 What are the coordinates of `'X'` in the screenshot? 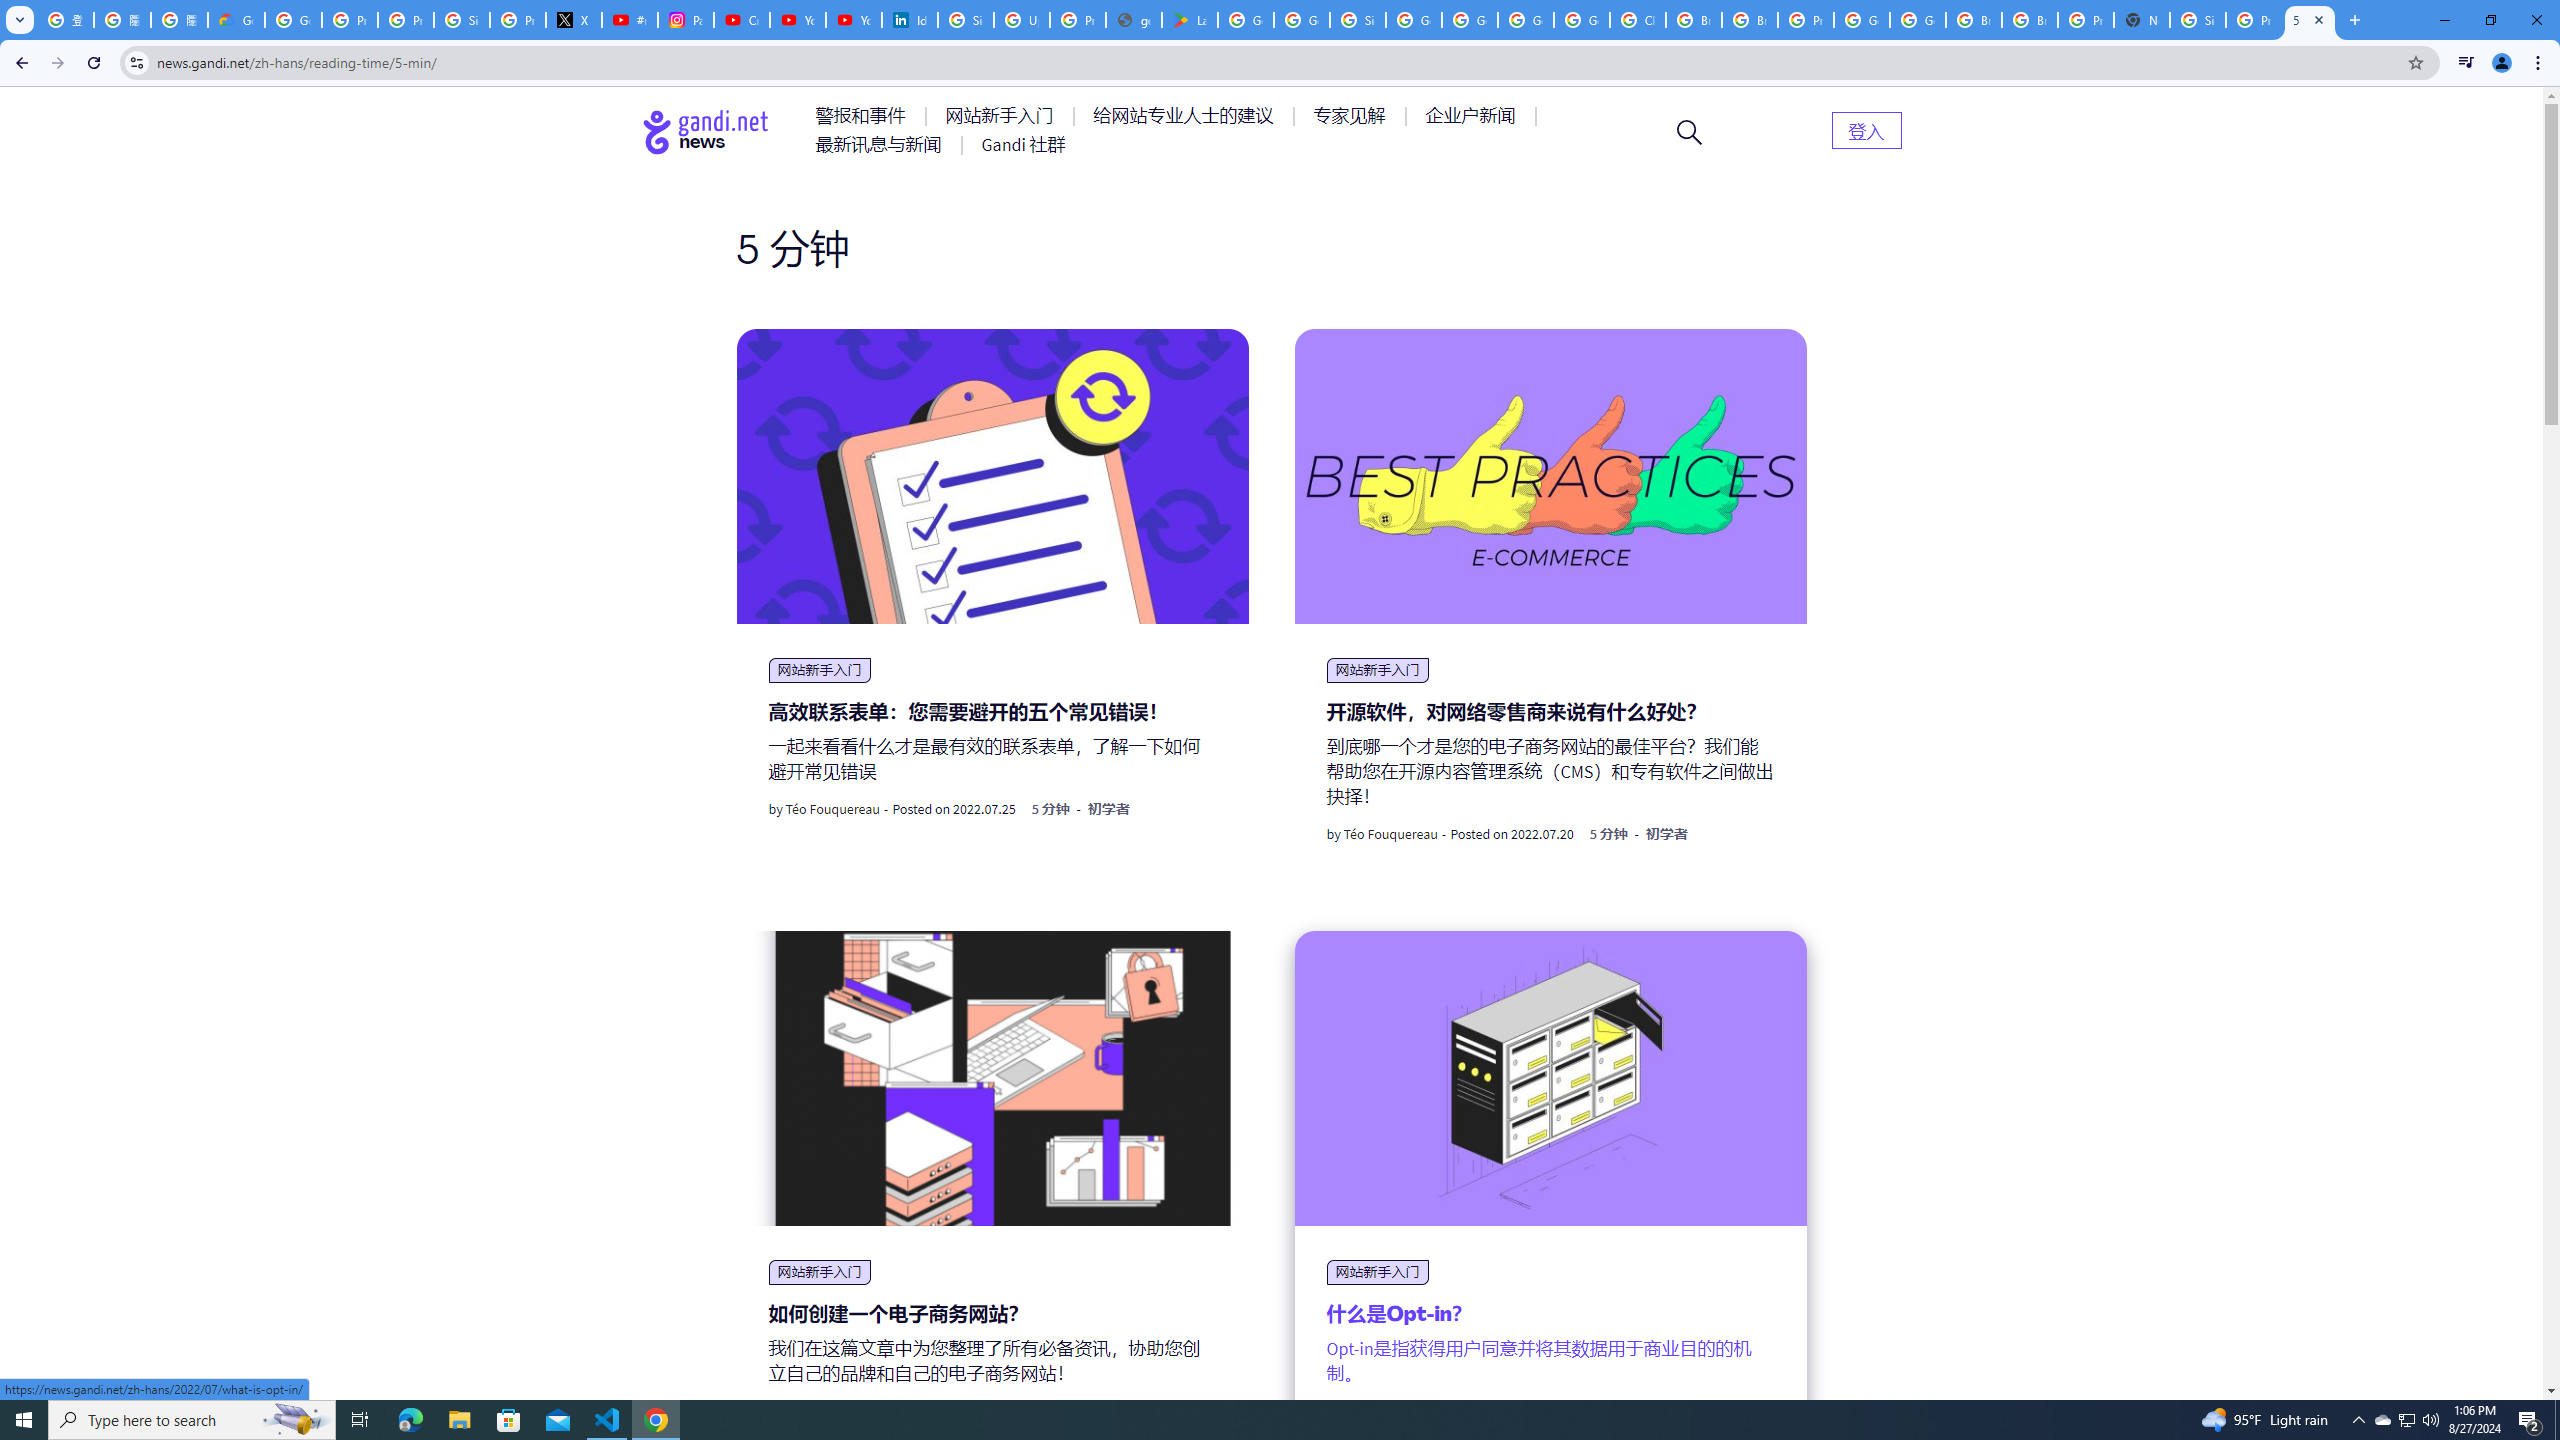 It's located at (574, 19).